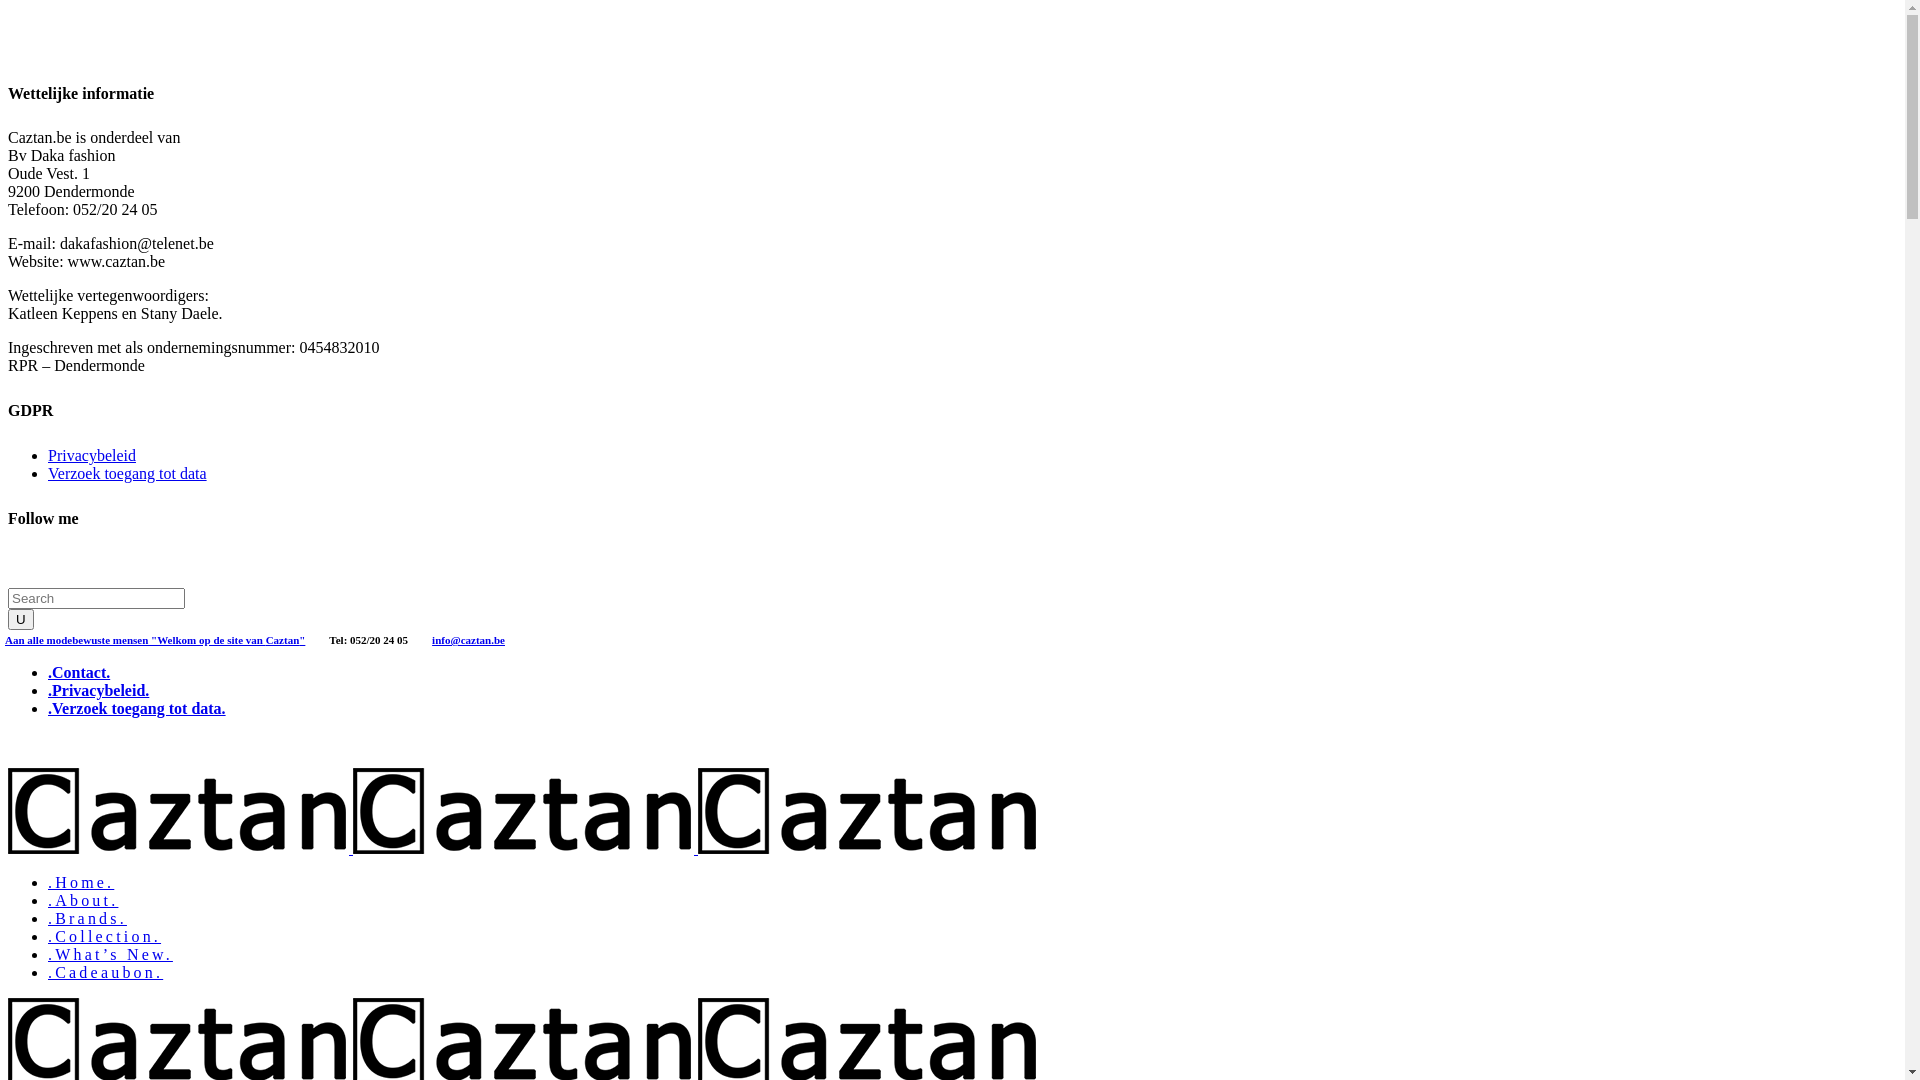 The image size is (1920, 1080). Describe the element at coordinates (48, 455) in the screenshot. I see `'Privacybeleid'` at that location.